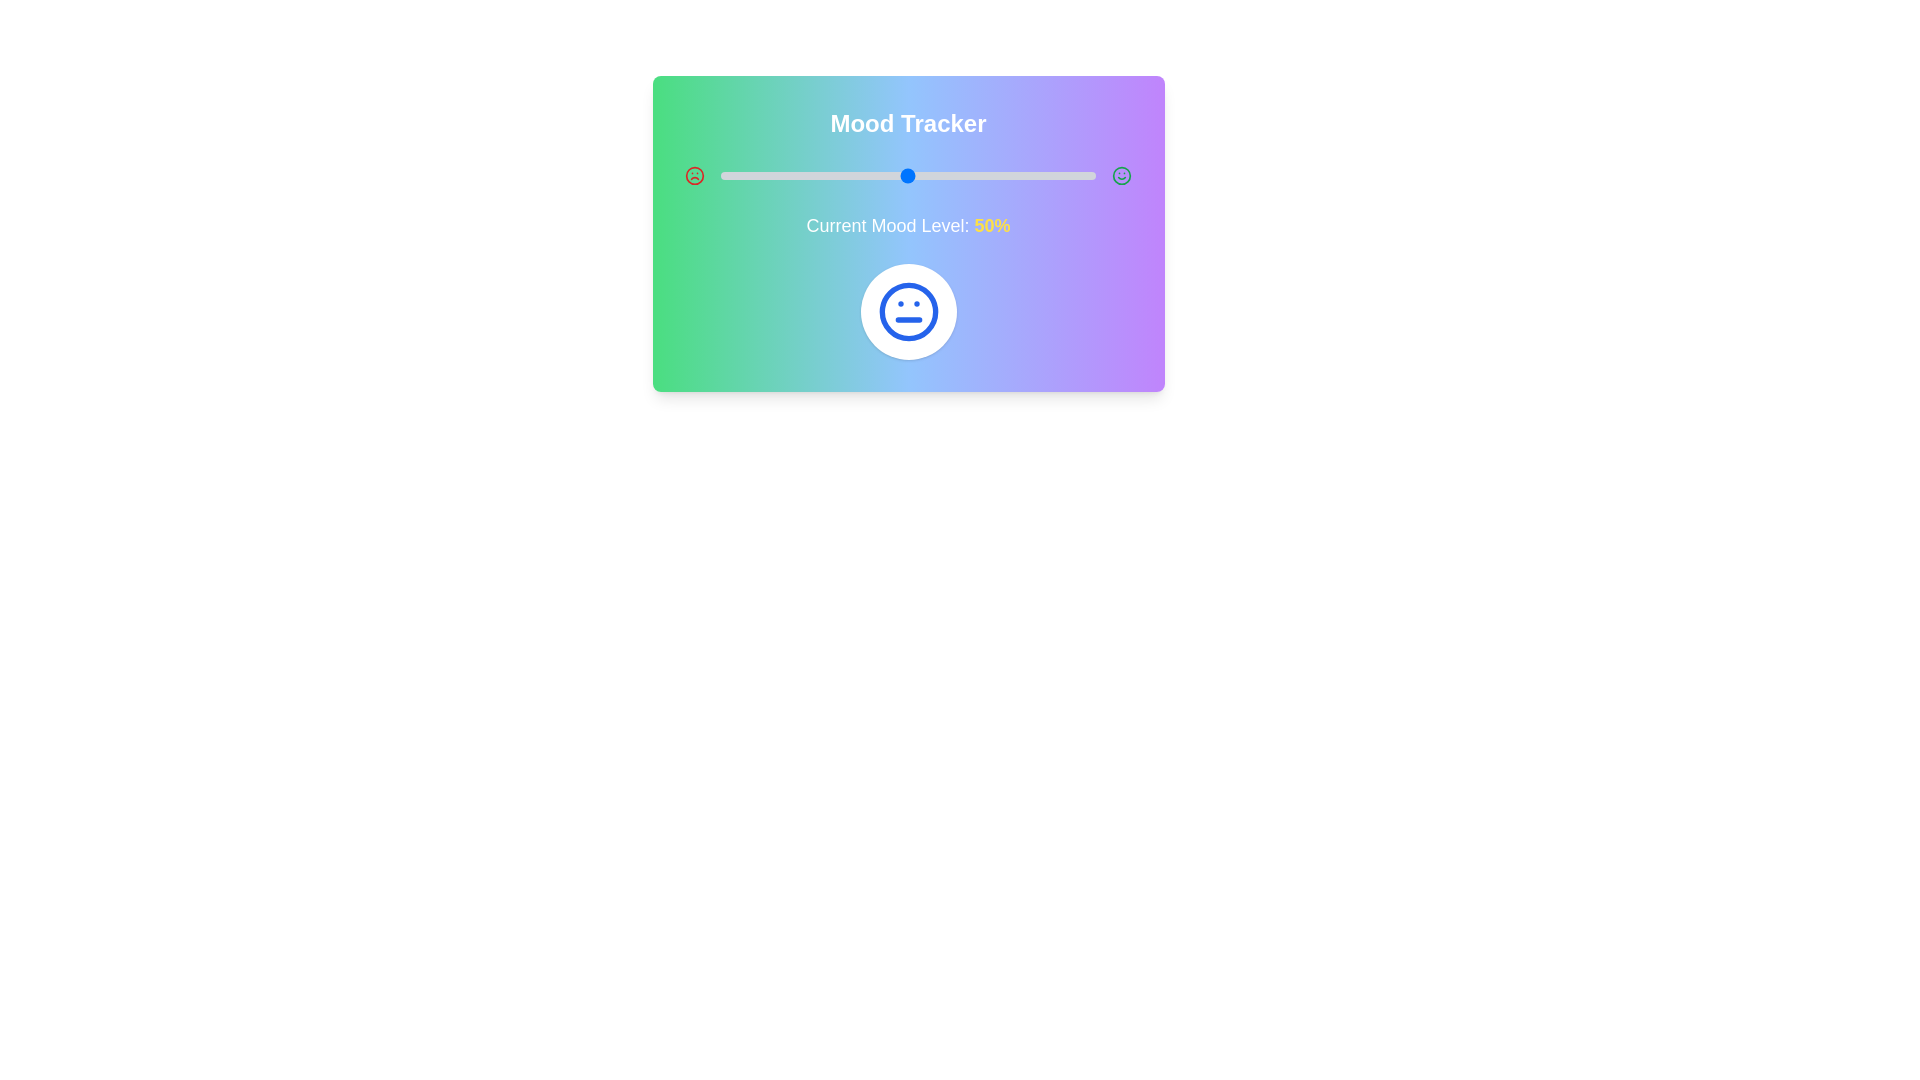 This screenshot has width=1920, height=1080. Describe the element at coordinates (757, 175) in the screenshot. I see `the mood level to 10% by interacting with the slider` at that location.